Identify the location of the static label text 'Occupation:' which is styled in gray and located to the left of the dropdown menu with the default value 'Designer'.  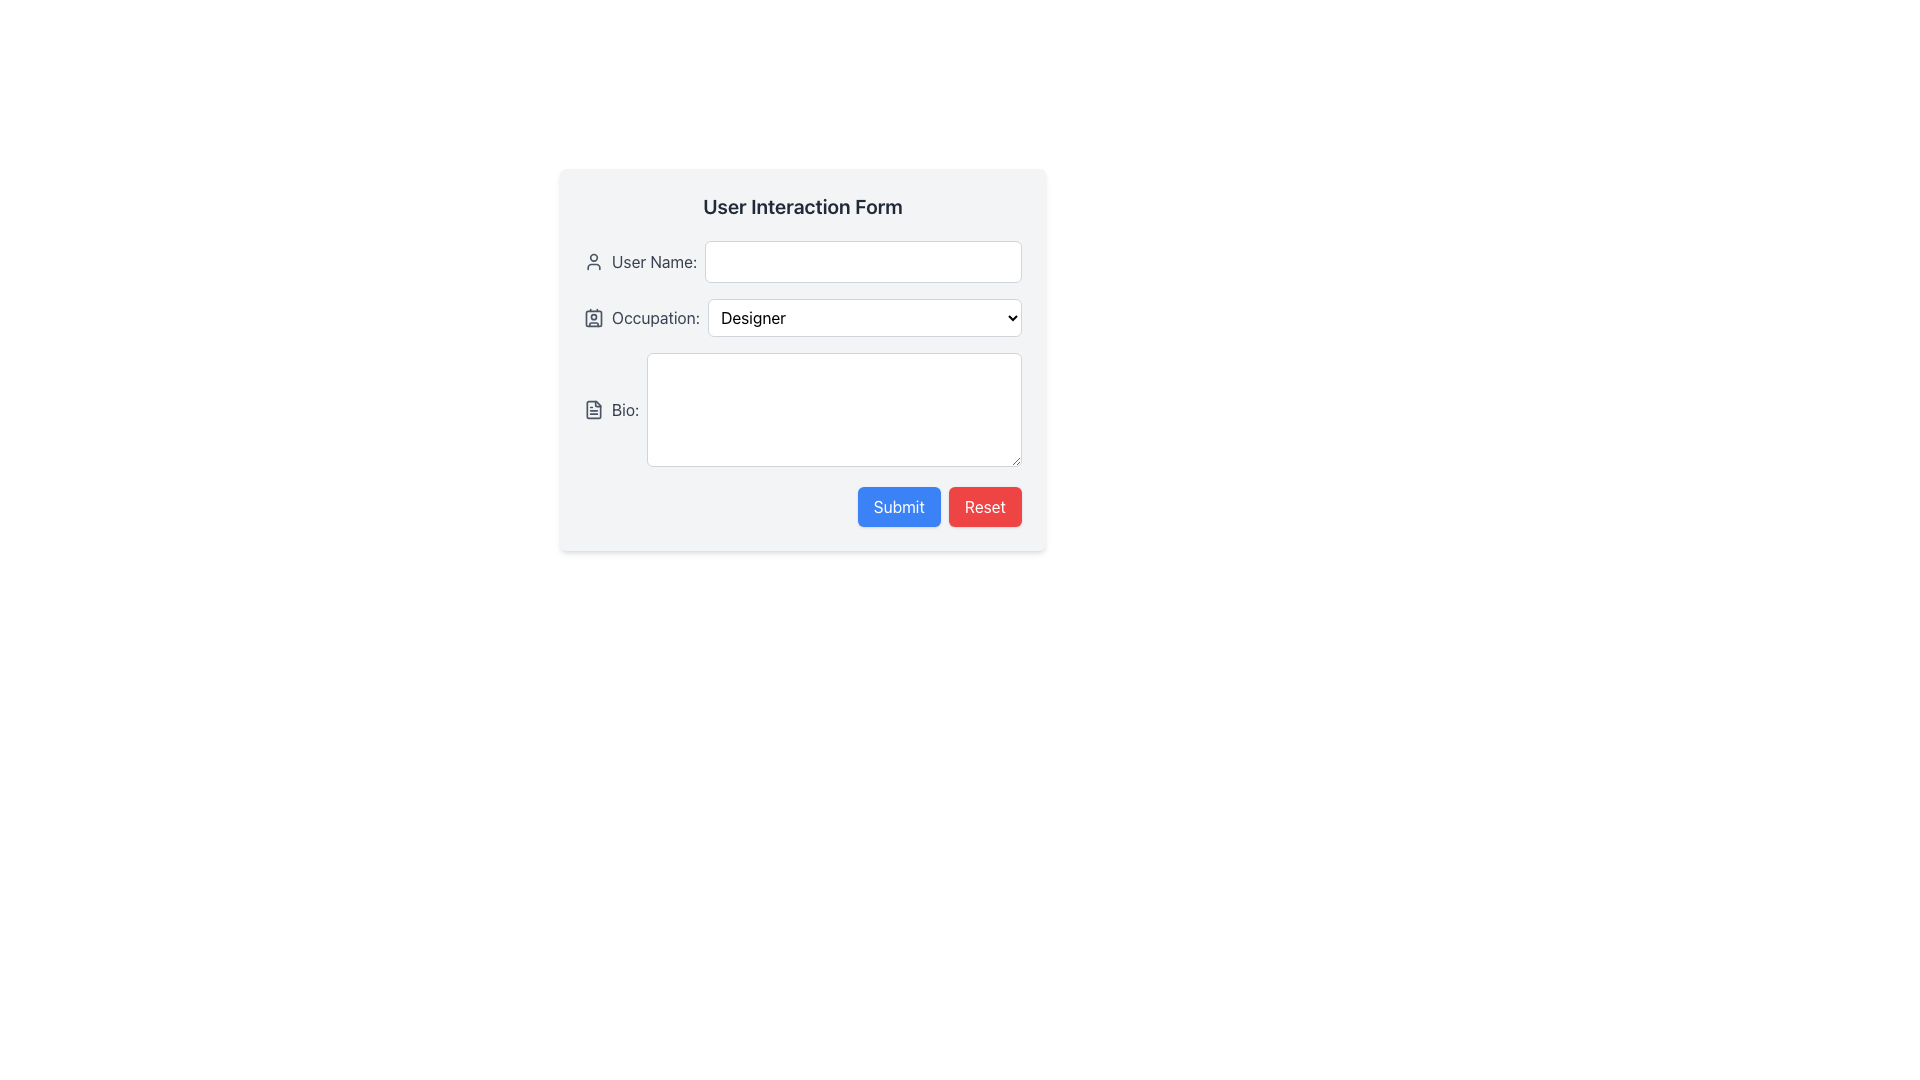
(656, 316).